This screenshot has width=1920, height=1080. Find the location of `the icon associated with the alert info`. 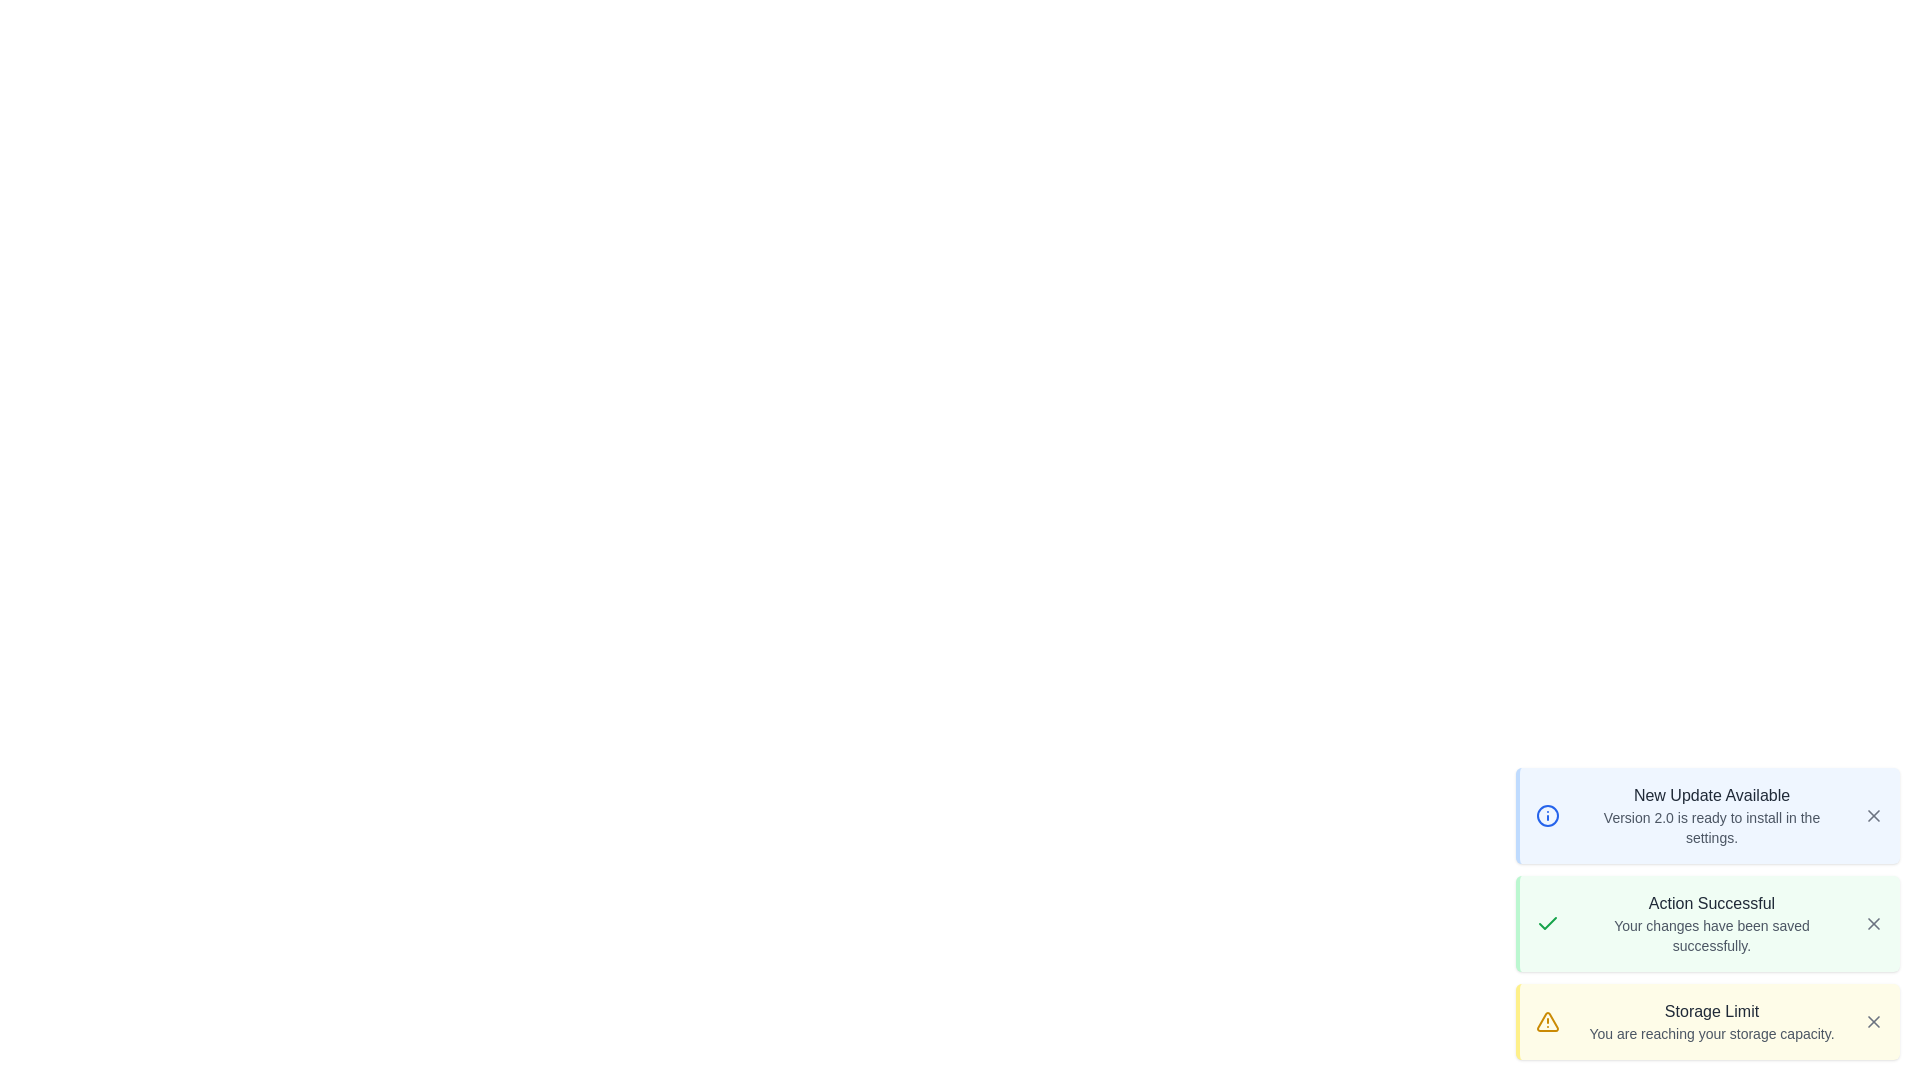

the icon associated with the alert info is located at coordinates (1547, 816).